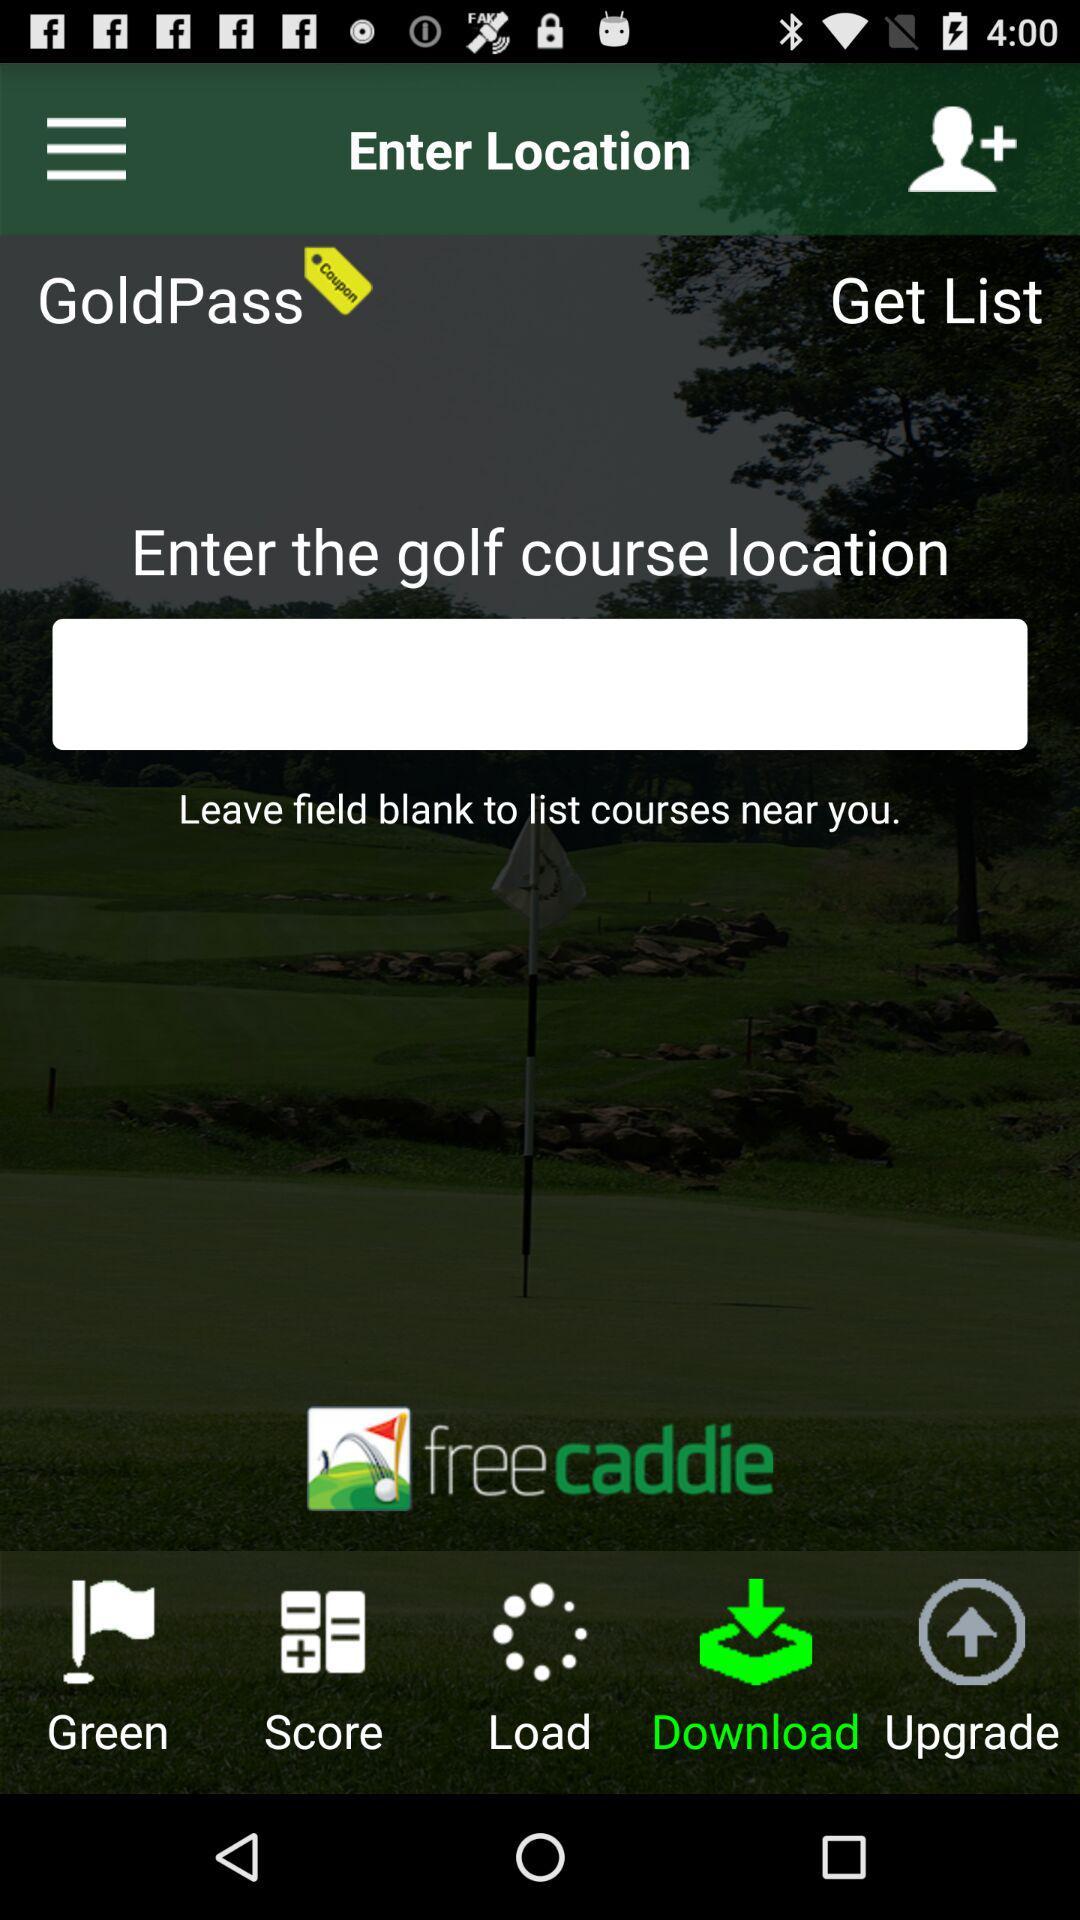 The height and width of the screenshot is (1920, 1080). I want to click on the app above the goldpass icon, so click(77, 148).